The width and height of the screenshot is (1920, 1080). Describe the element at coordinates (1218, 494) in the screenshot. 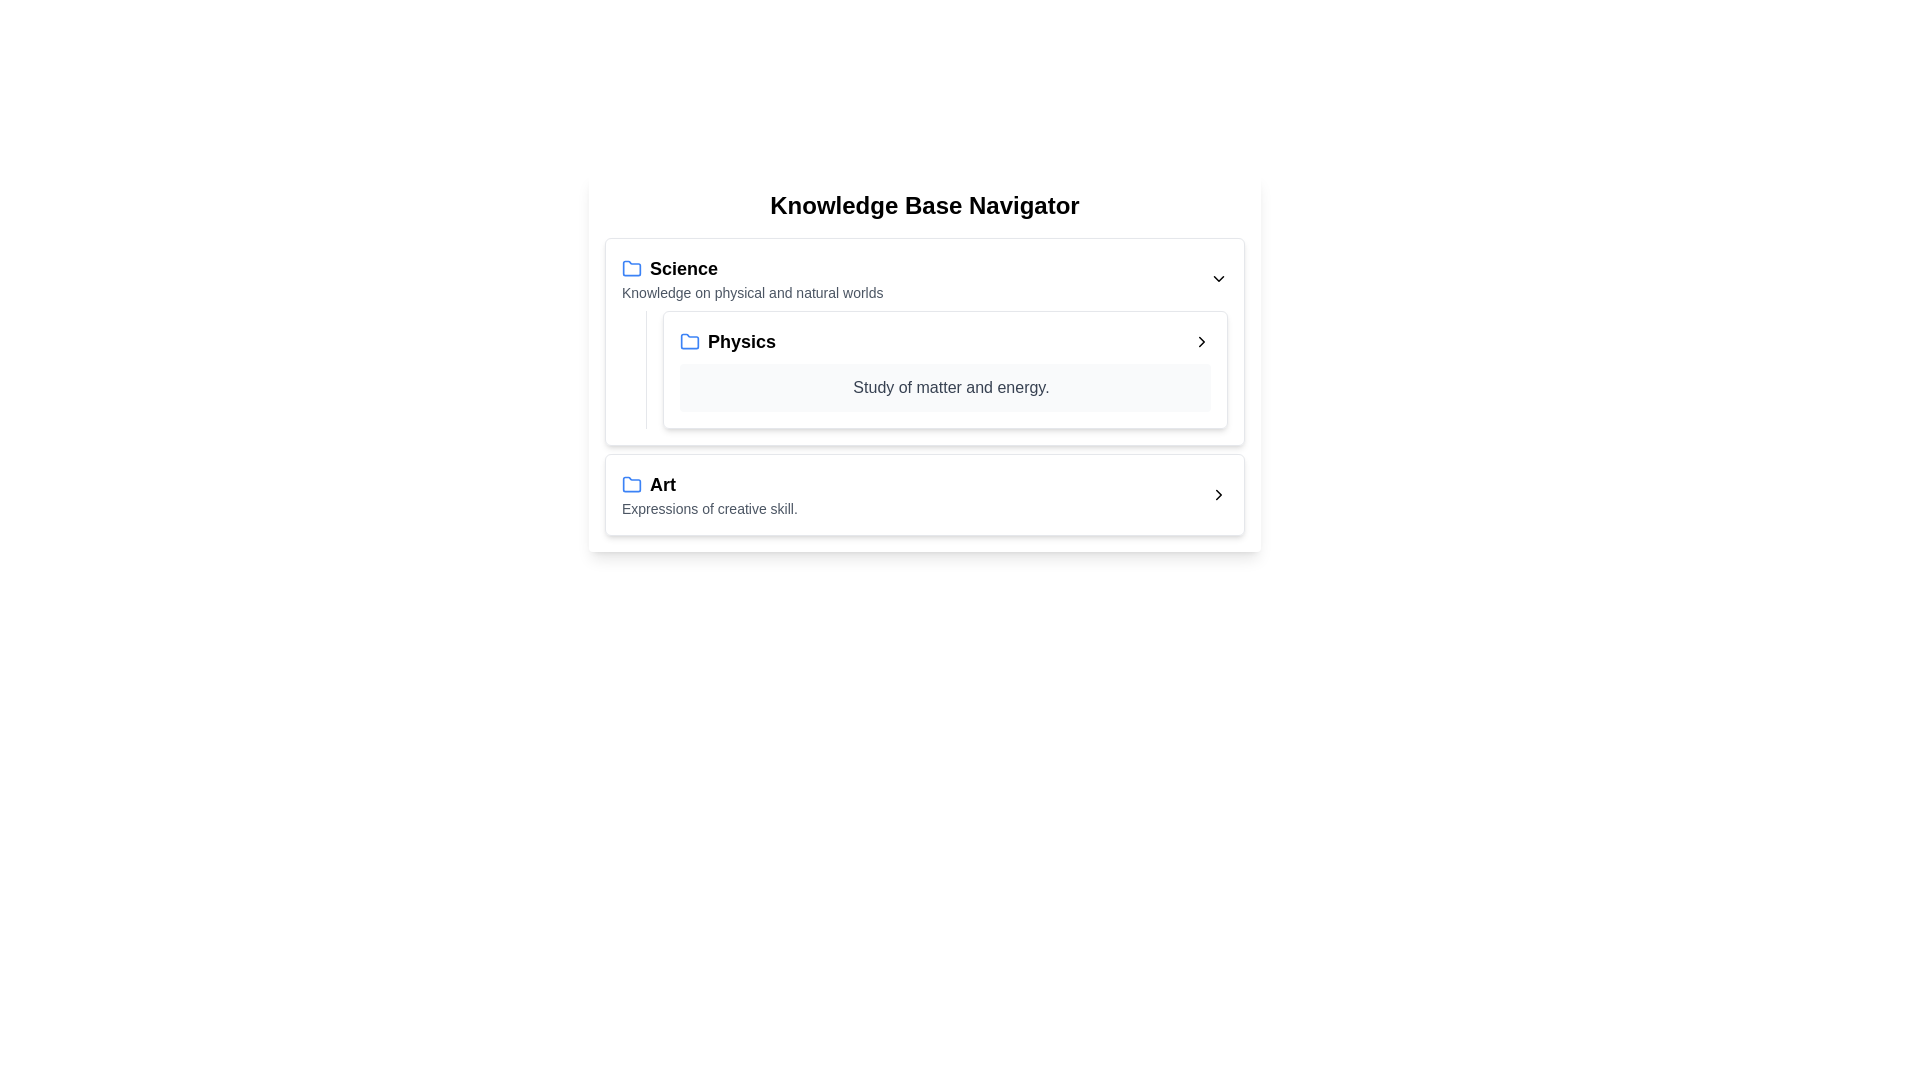

I see `the right chevron icon, which is positioned at the right end of the 'Art' item in the list interface` at that location.